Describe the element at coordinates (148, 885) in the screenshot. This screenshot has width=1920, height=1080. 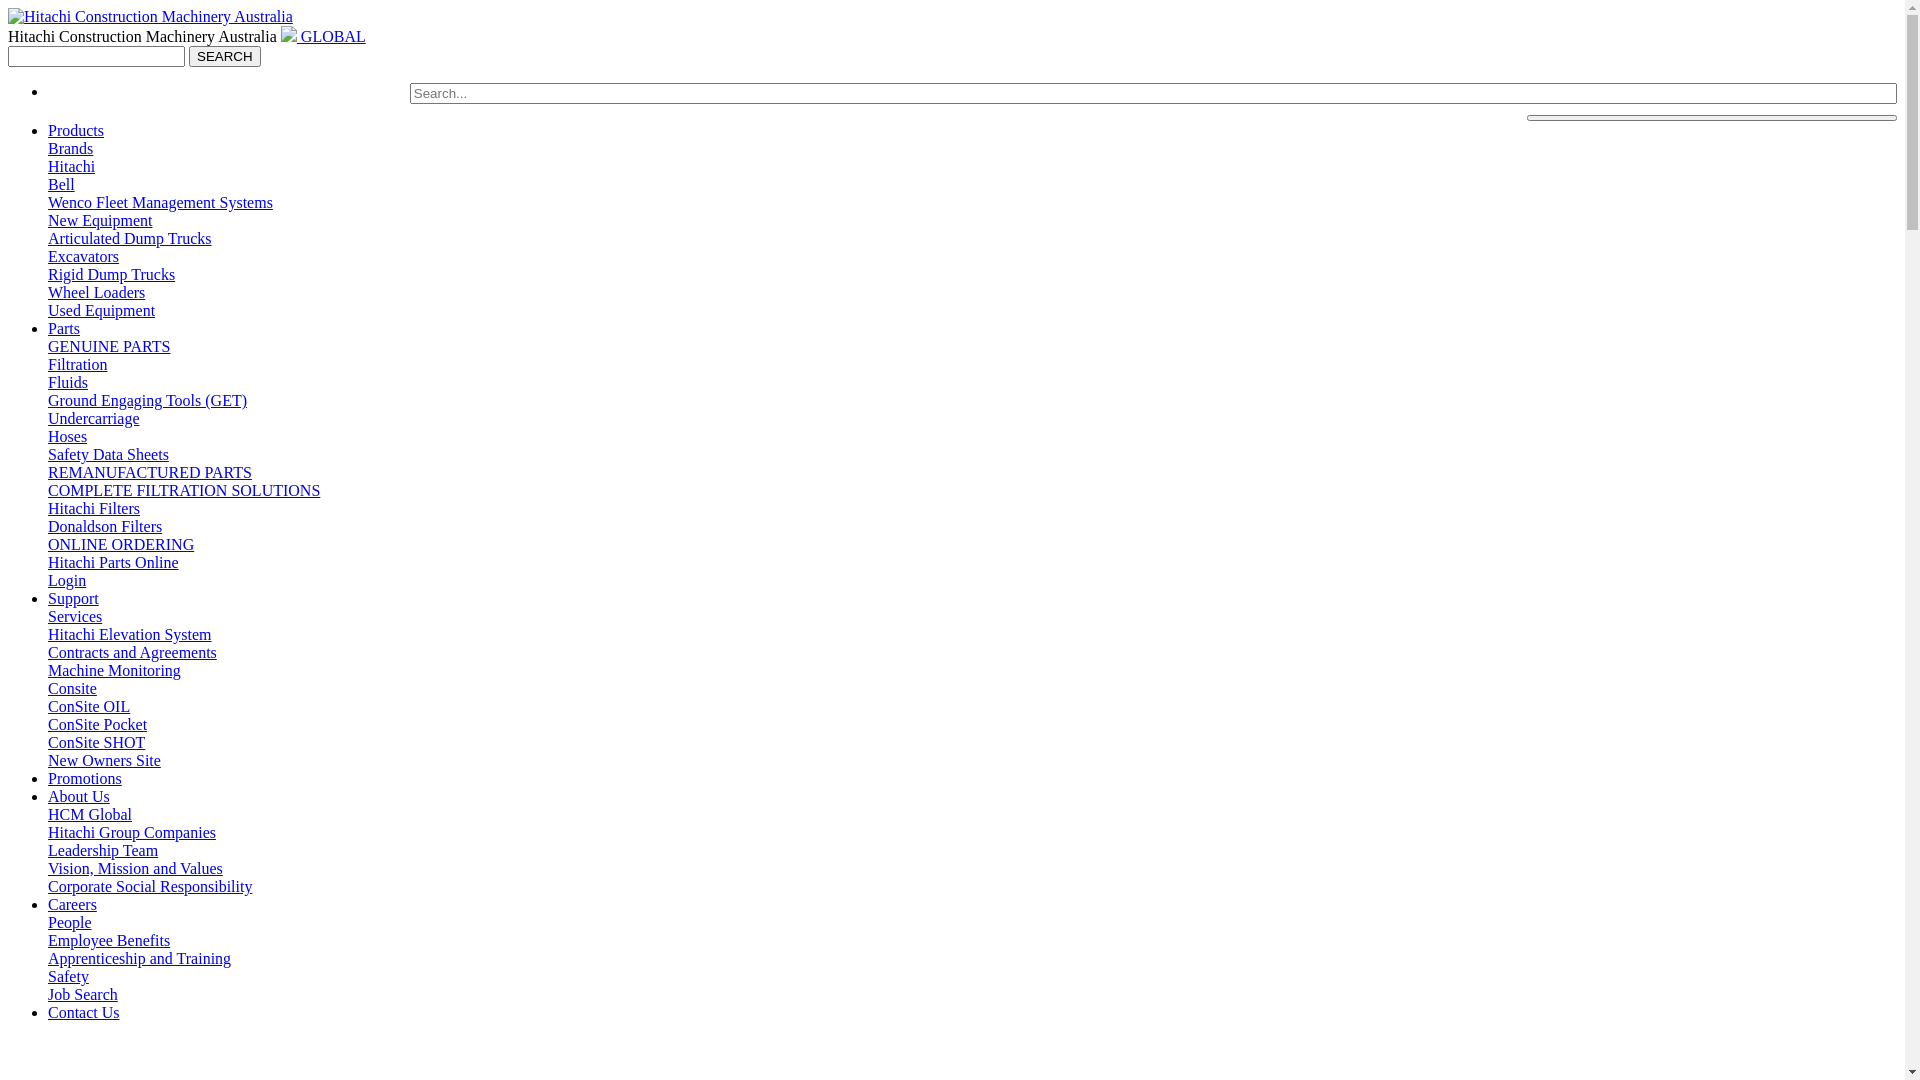
I see `'Corporate Social Responsibility'` at that location.